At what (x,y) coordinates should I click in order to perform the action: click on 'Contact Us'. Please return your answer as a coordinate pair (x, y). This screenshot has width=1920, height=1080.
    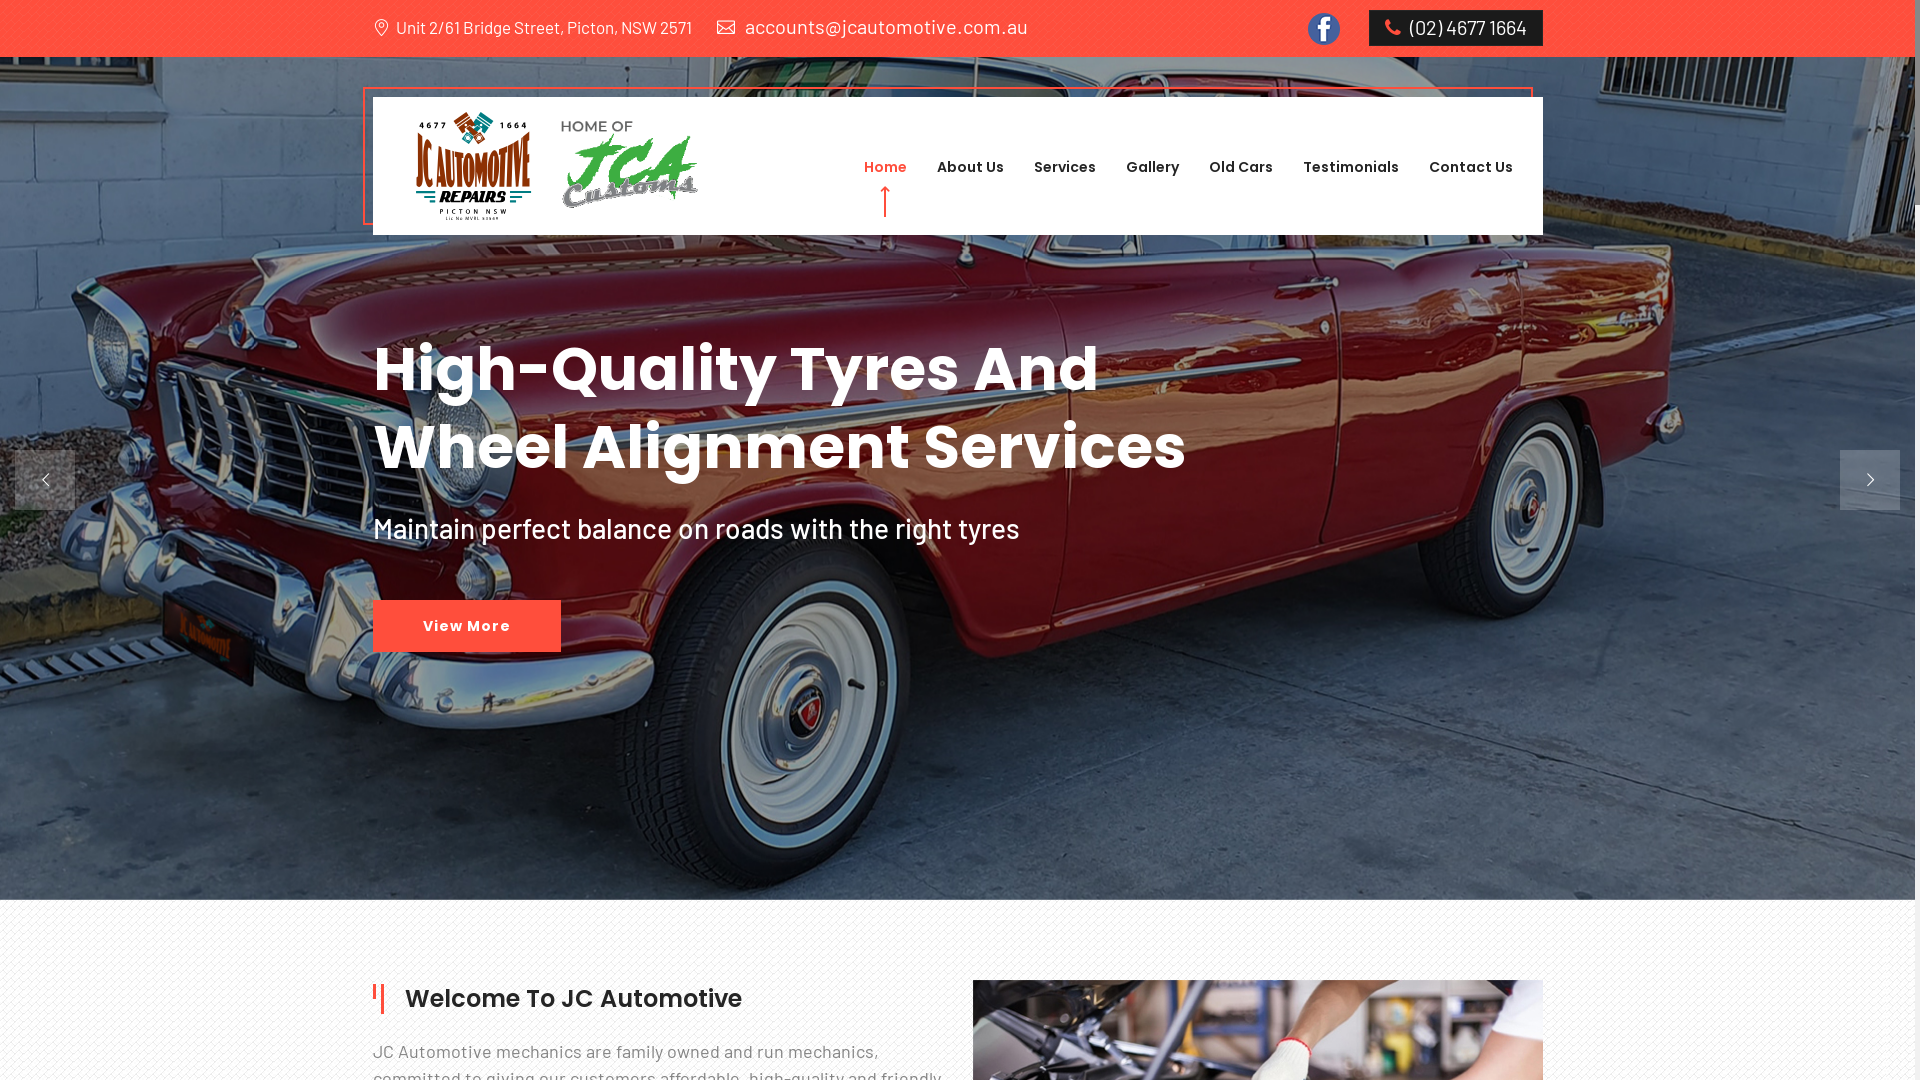
    Looking at the image, I should click on (1469, 165).